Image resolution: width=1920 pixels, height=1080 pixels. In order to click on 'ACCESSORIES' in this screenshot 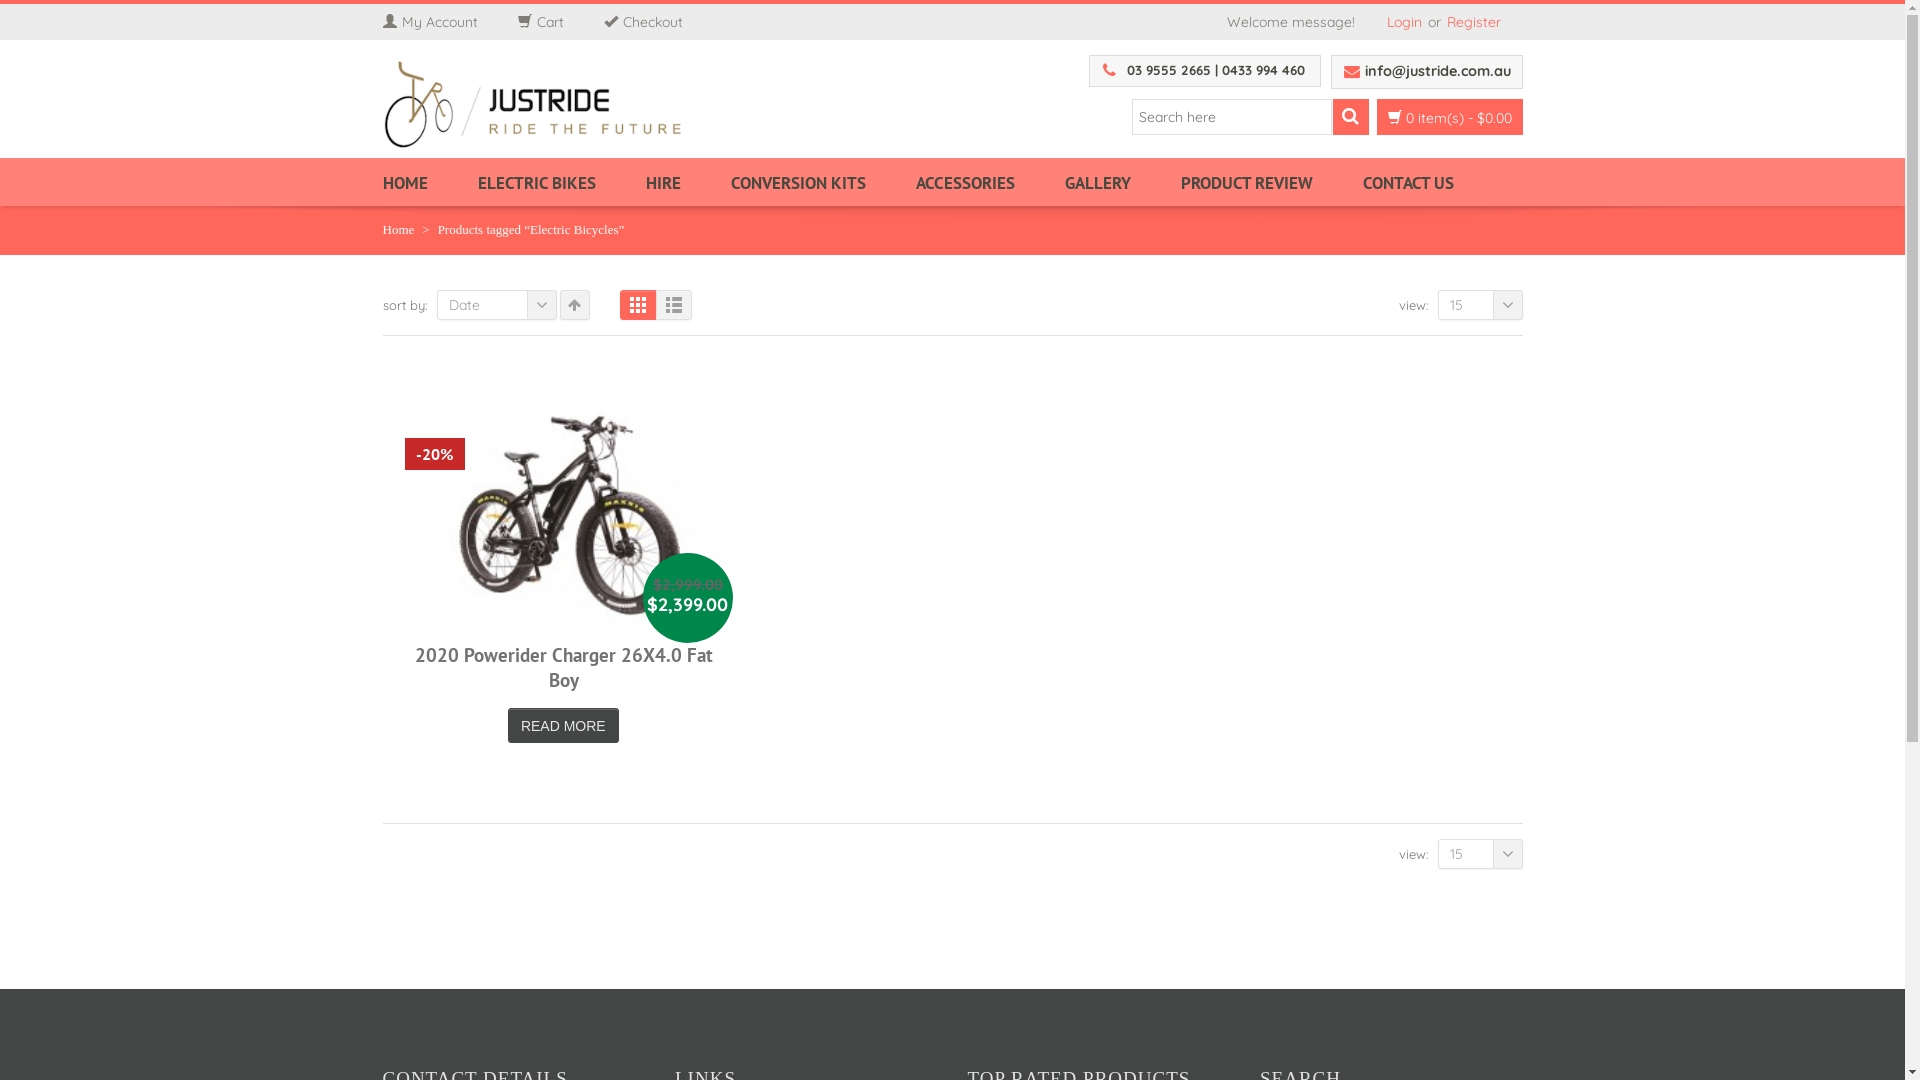, I will do `click(990, 181)`.